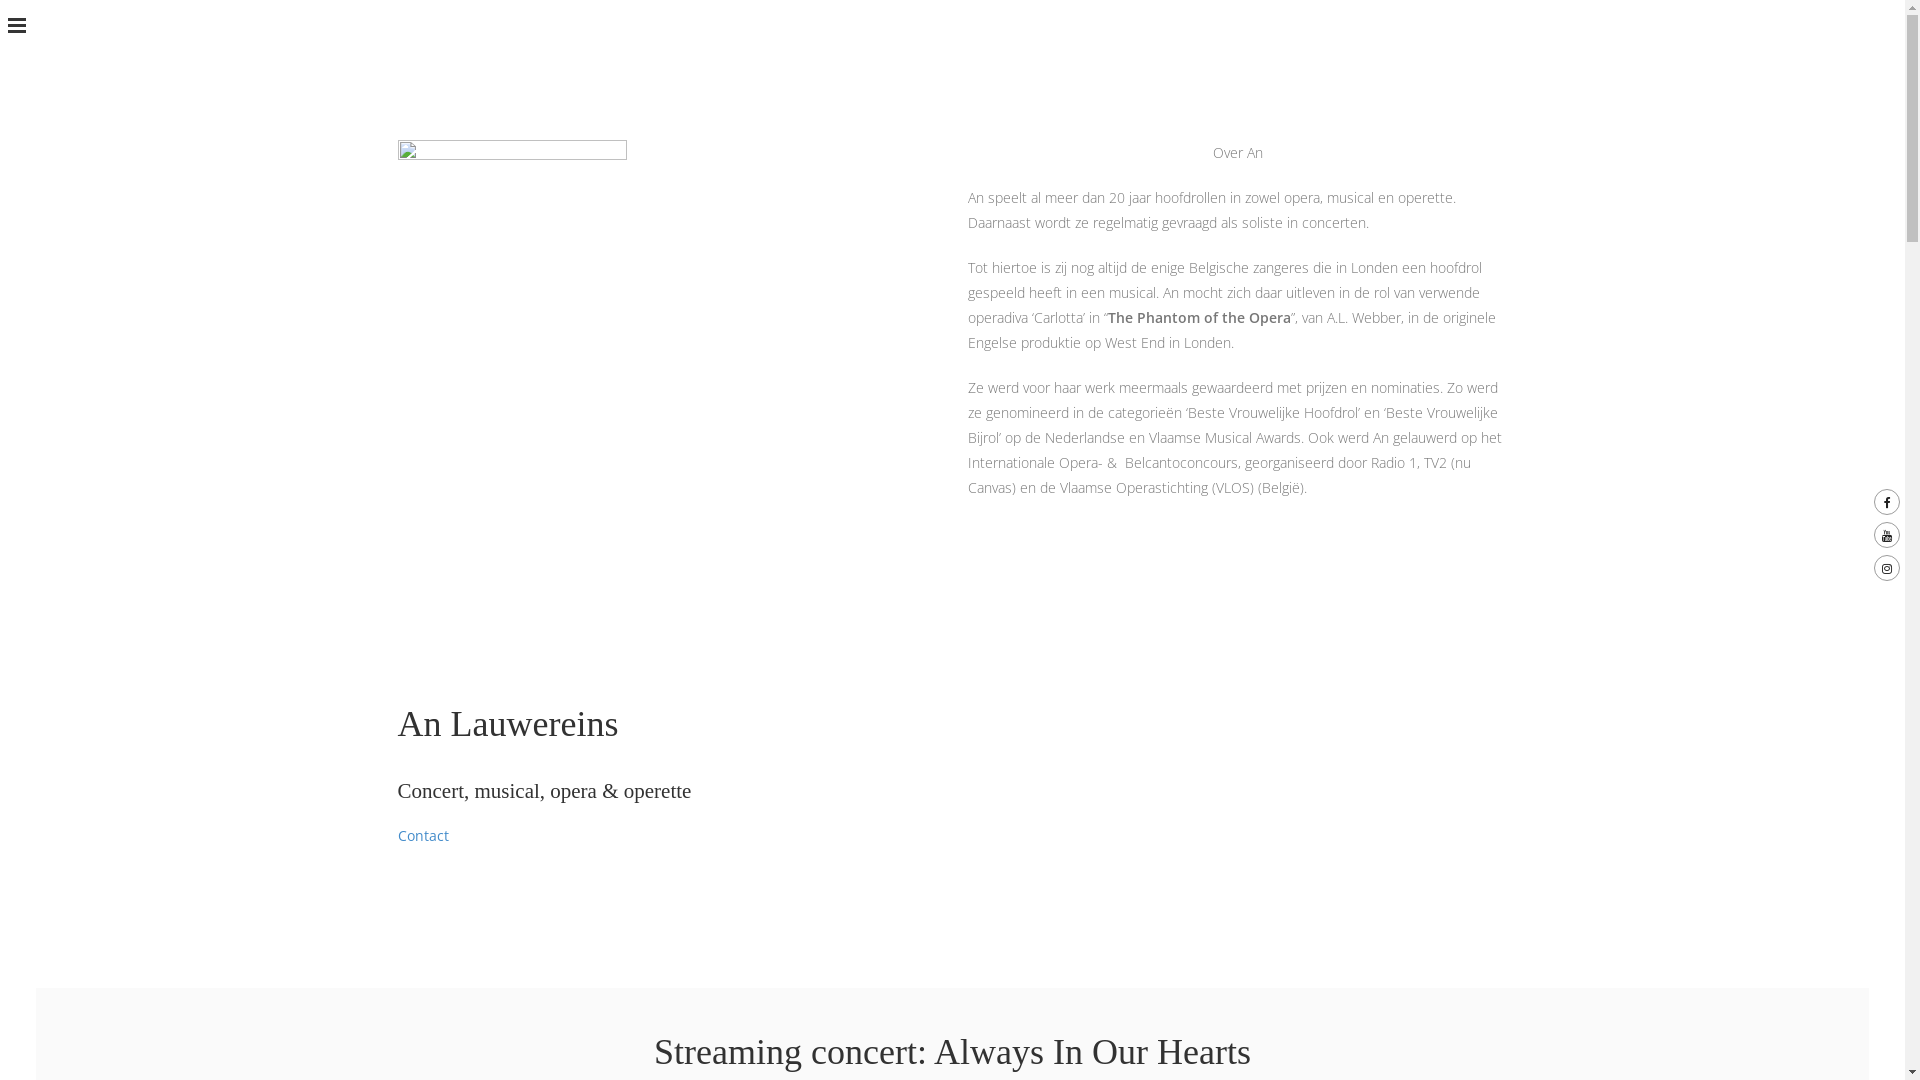 Image resolution: width=1920 pixels, height=1080 pixels. What do you see at coordinates (422, 835) in the screenshot?
I see `'Contact'` at bounding box center [422, 835].